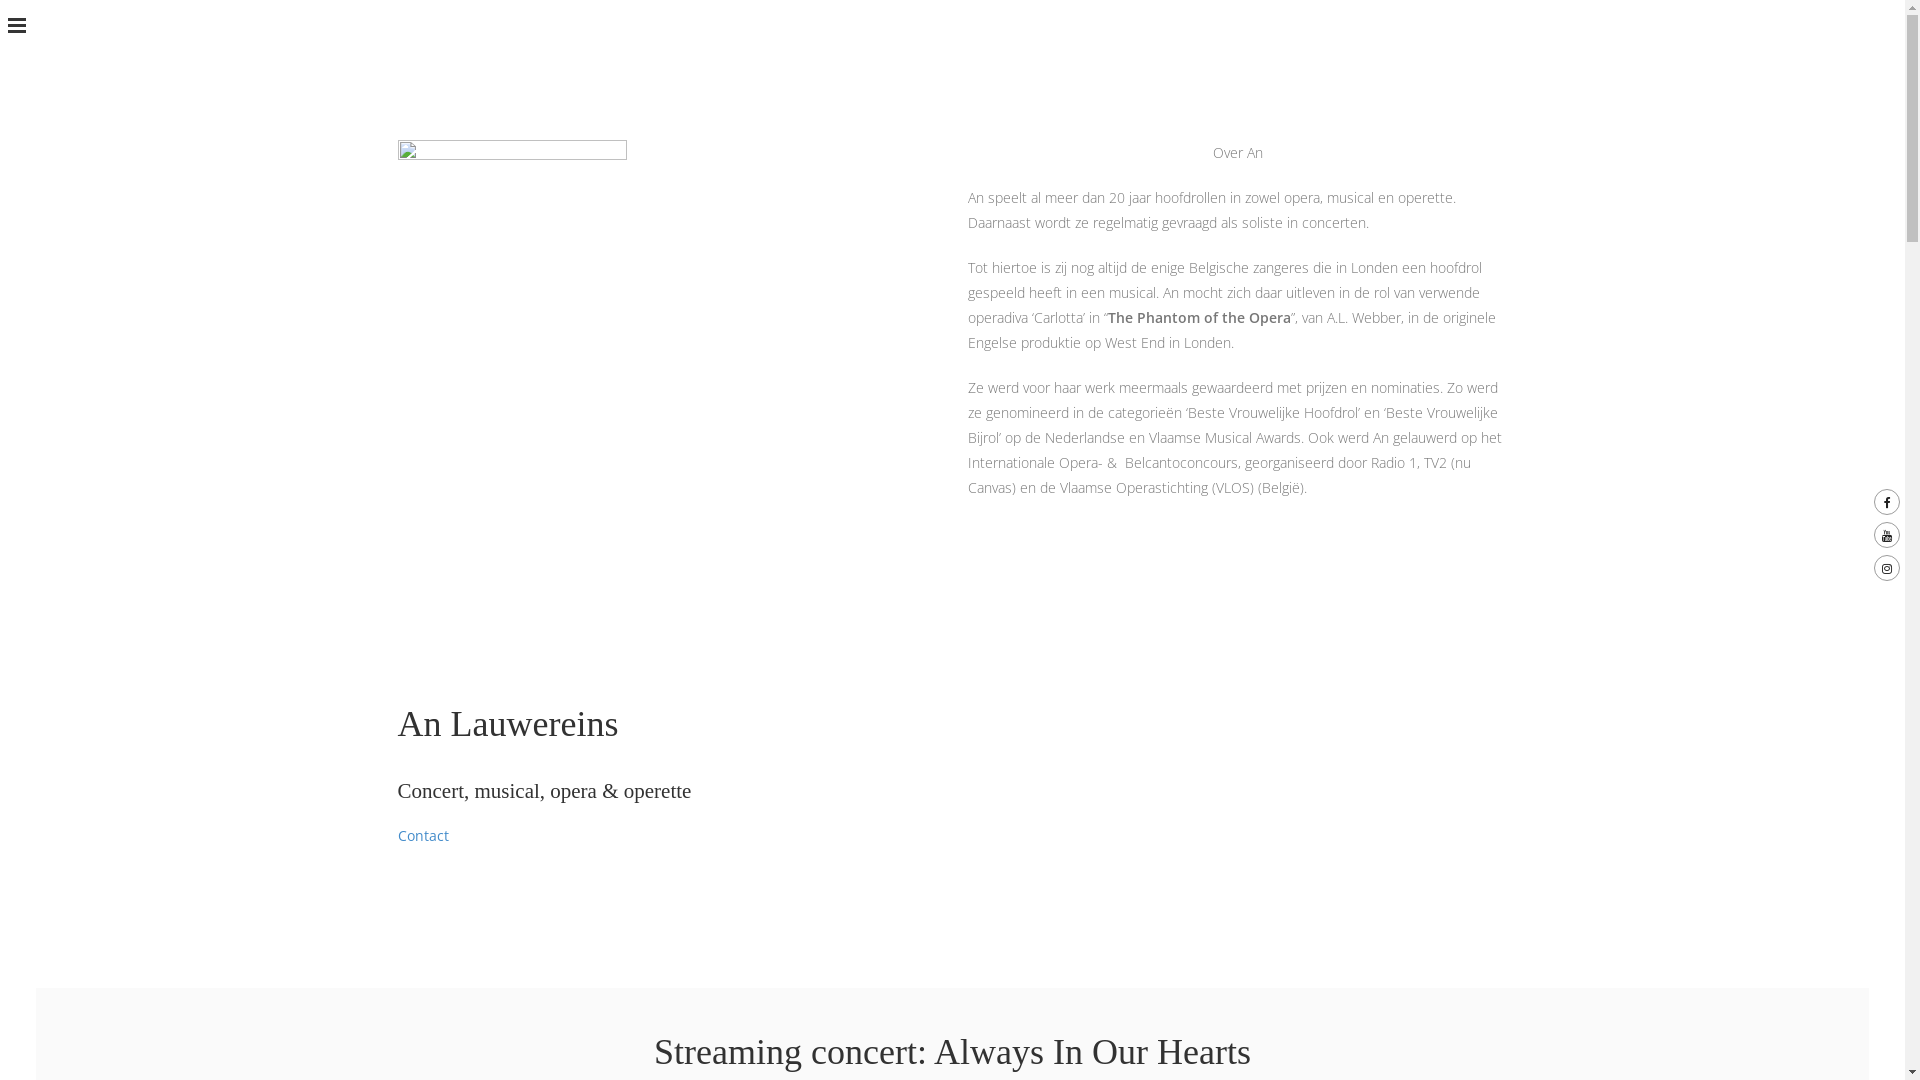 Image resolution: width=1920 pixels, height=1080 pixels. What do you see at coordinates (422, 835) in the screenshot?
I see `'Contact'` at bounding box center [422, 835].